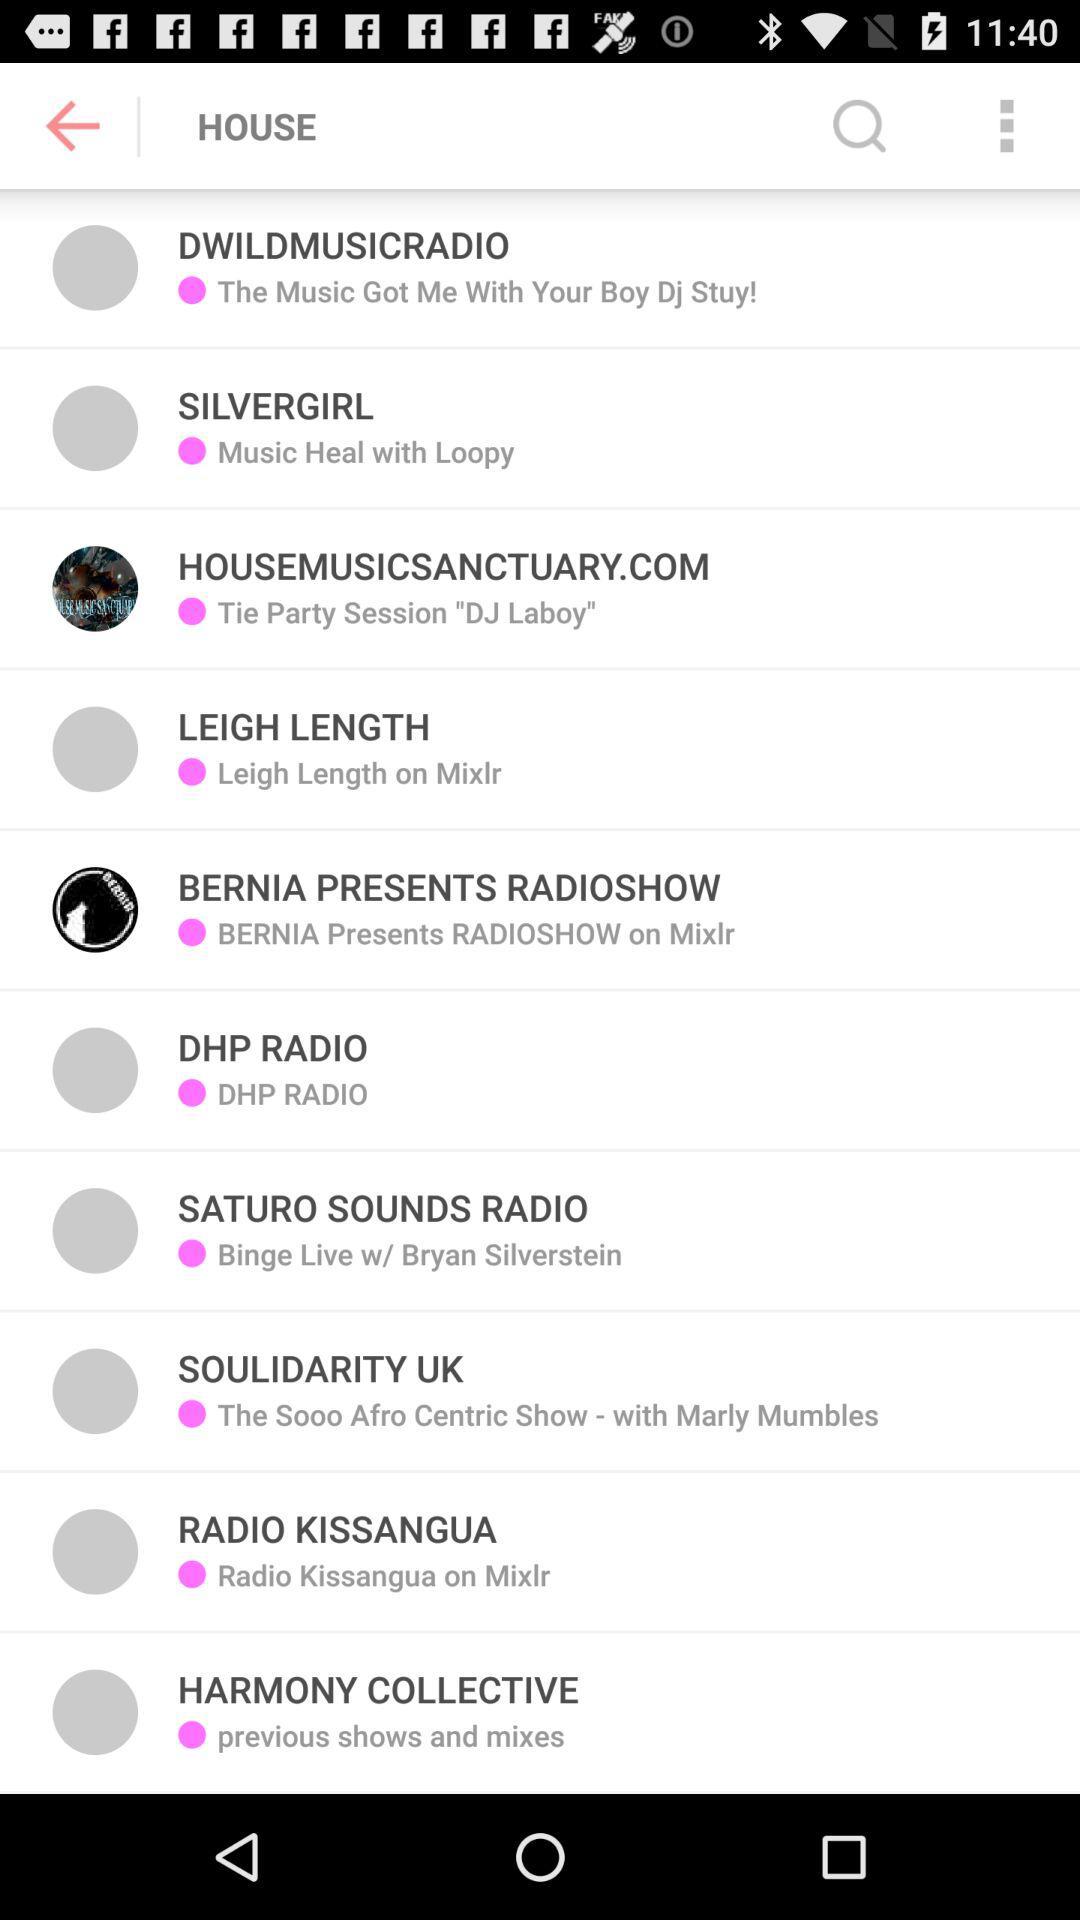 This screenshot has width=1080, height=1920. What do you see at coordinates (858, 124) in the screenshot?
I see `item next to dwildmusicradio item` at bounding box center [858, 124].